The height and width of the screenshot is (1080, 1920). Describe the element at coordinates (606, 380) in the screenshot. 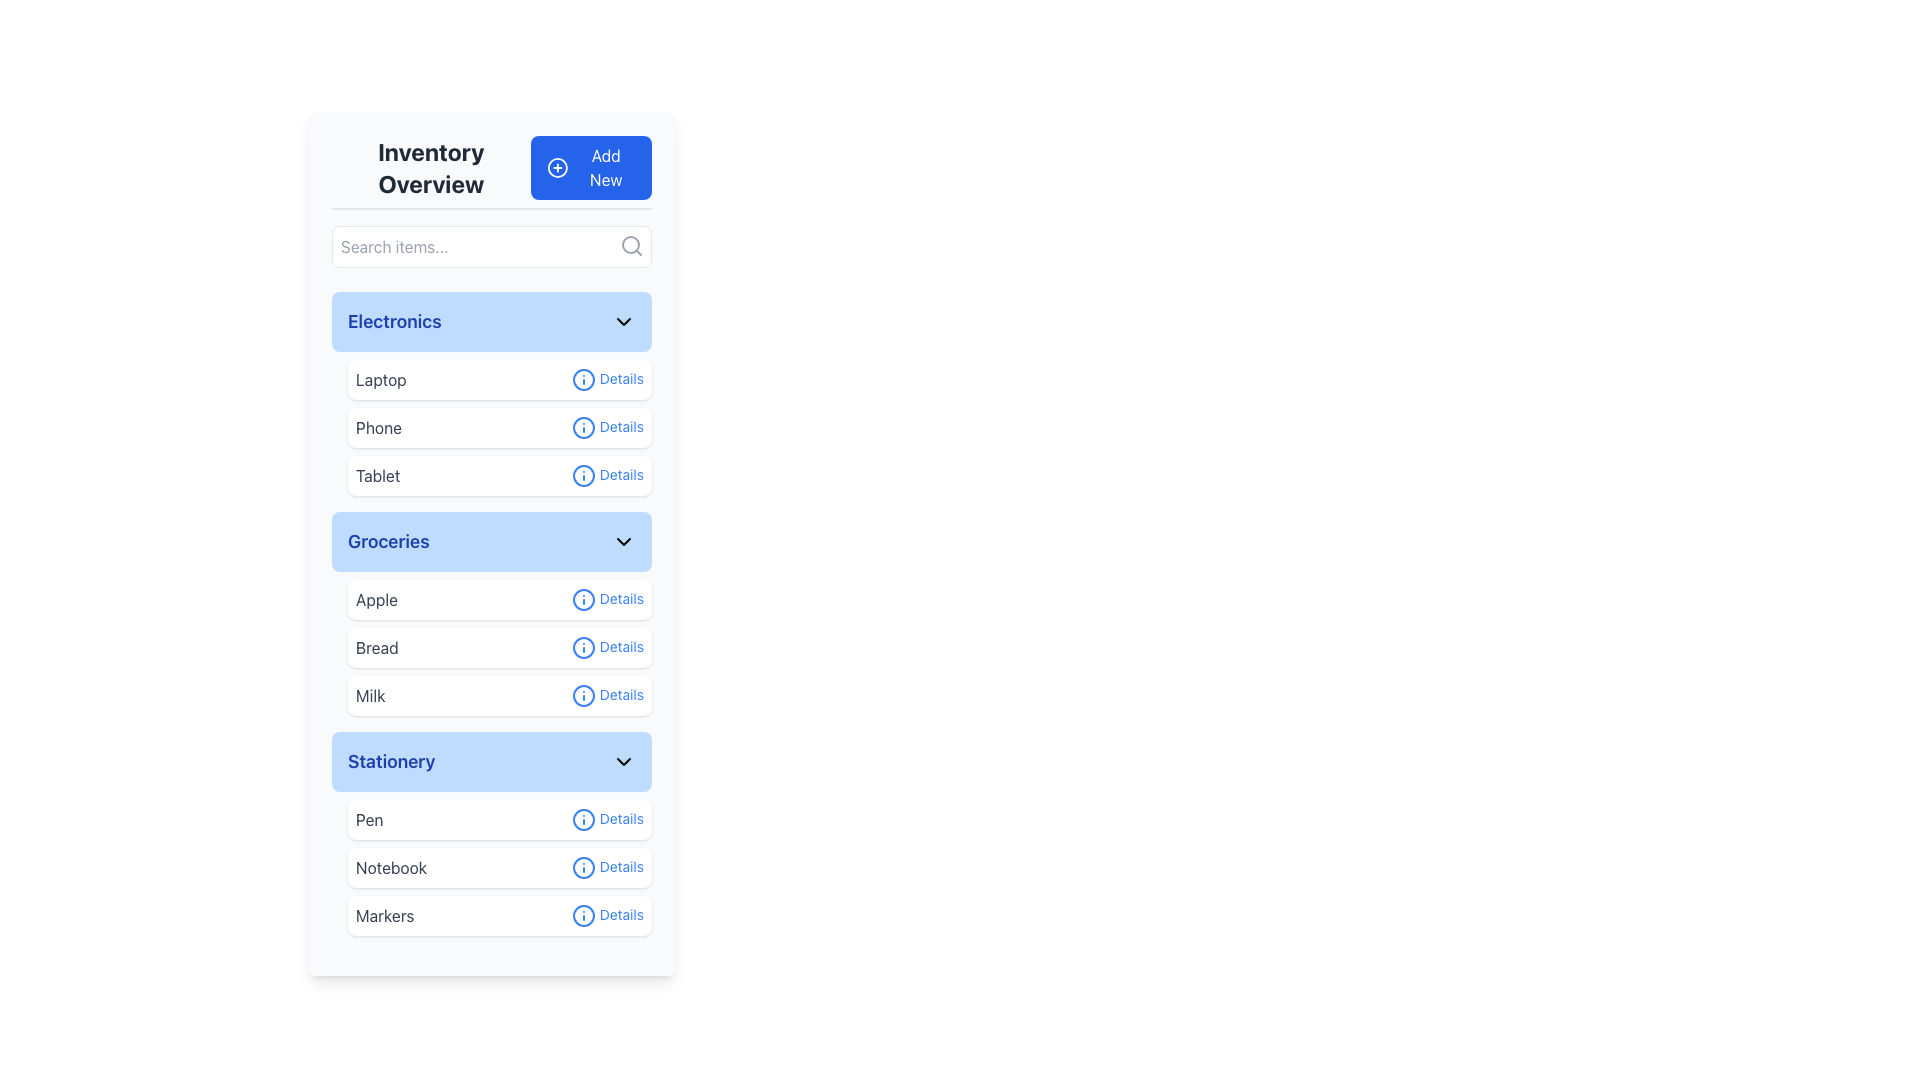

I see `the hyperlink located to the right of the 'Laptop' text in the 'Electronics' category section` at that location.